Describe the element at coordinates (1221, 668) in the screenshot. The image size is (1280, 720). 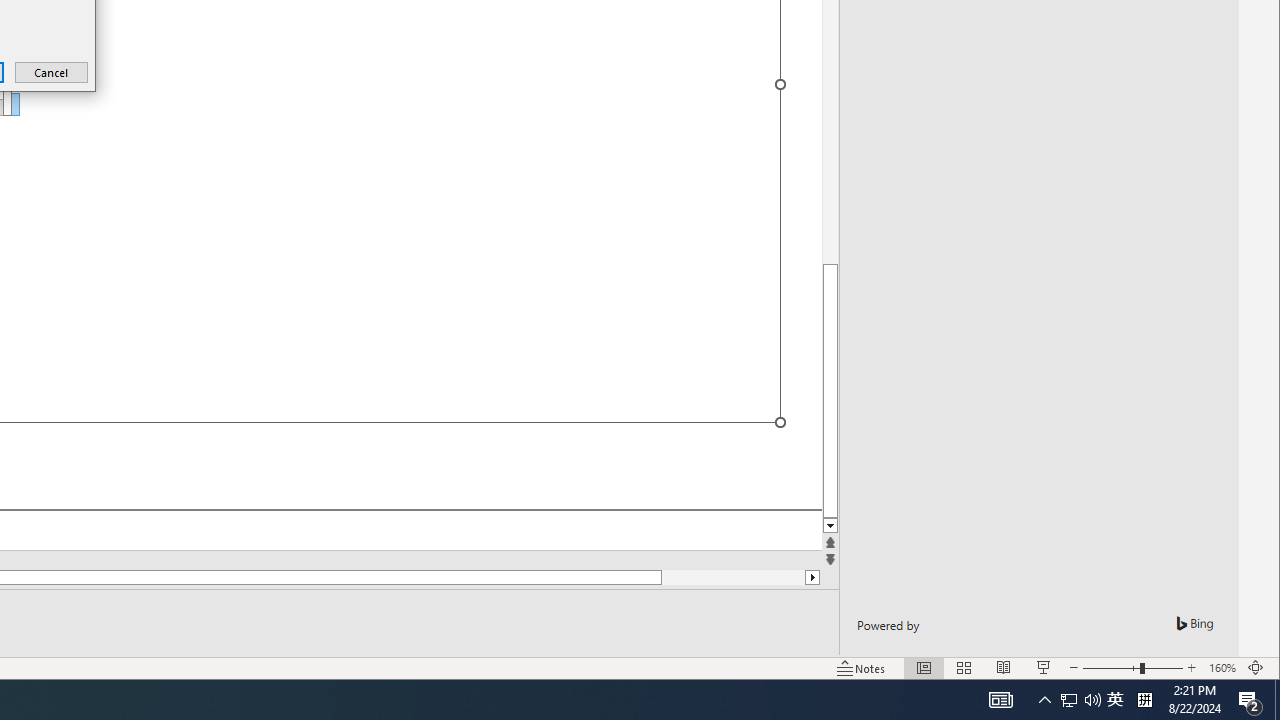
I see `'Zoom 160%'` at that location.